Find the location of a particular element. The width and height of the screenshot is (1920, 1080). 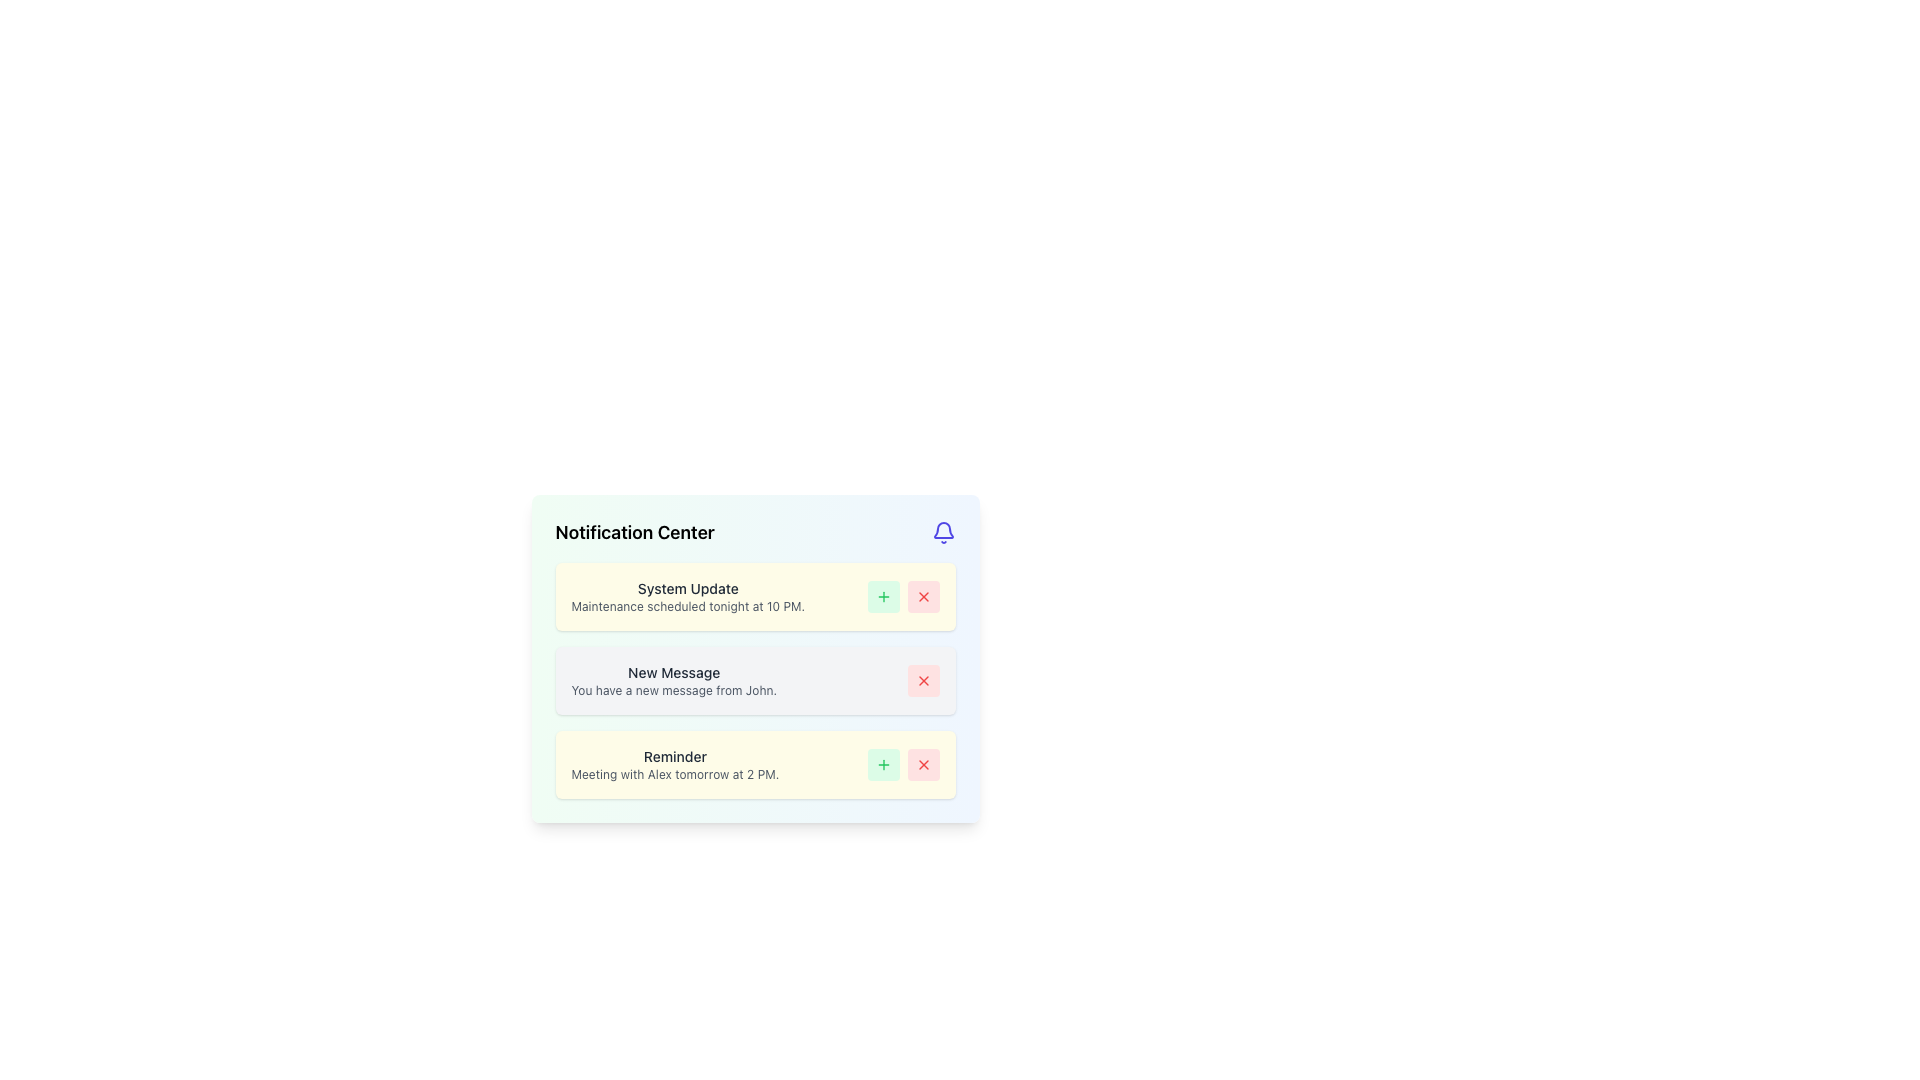

the close button located within the 'Reminder' notification card at the bottom of the list is located at coordinates (922, 764).